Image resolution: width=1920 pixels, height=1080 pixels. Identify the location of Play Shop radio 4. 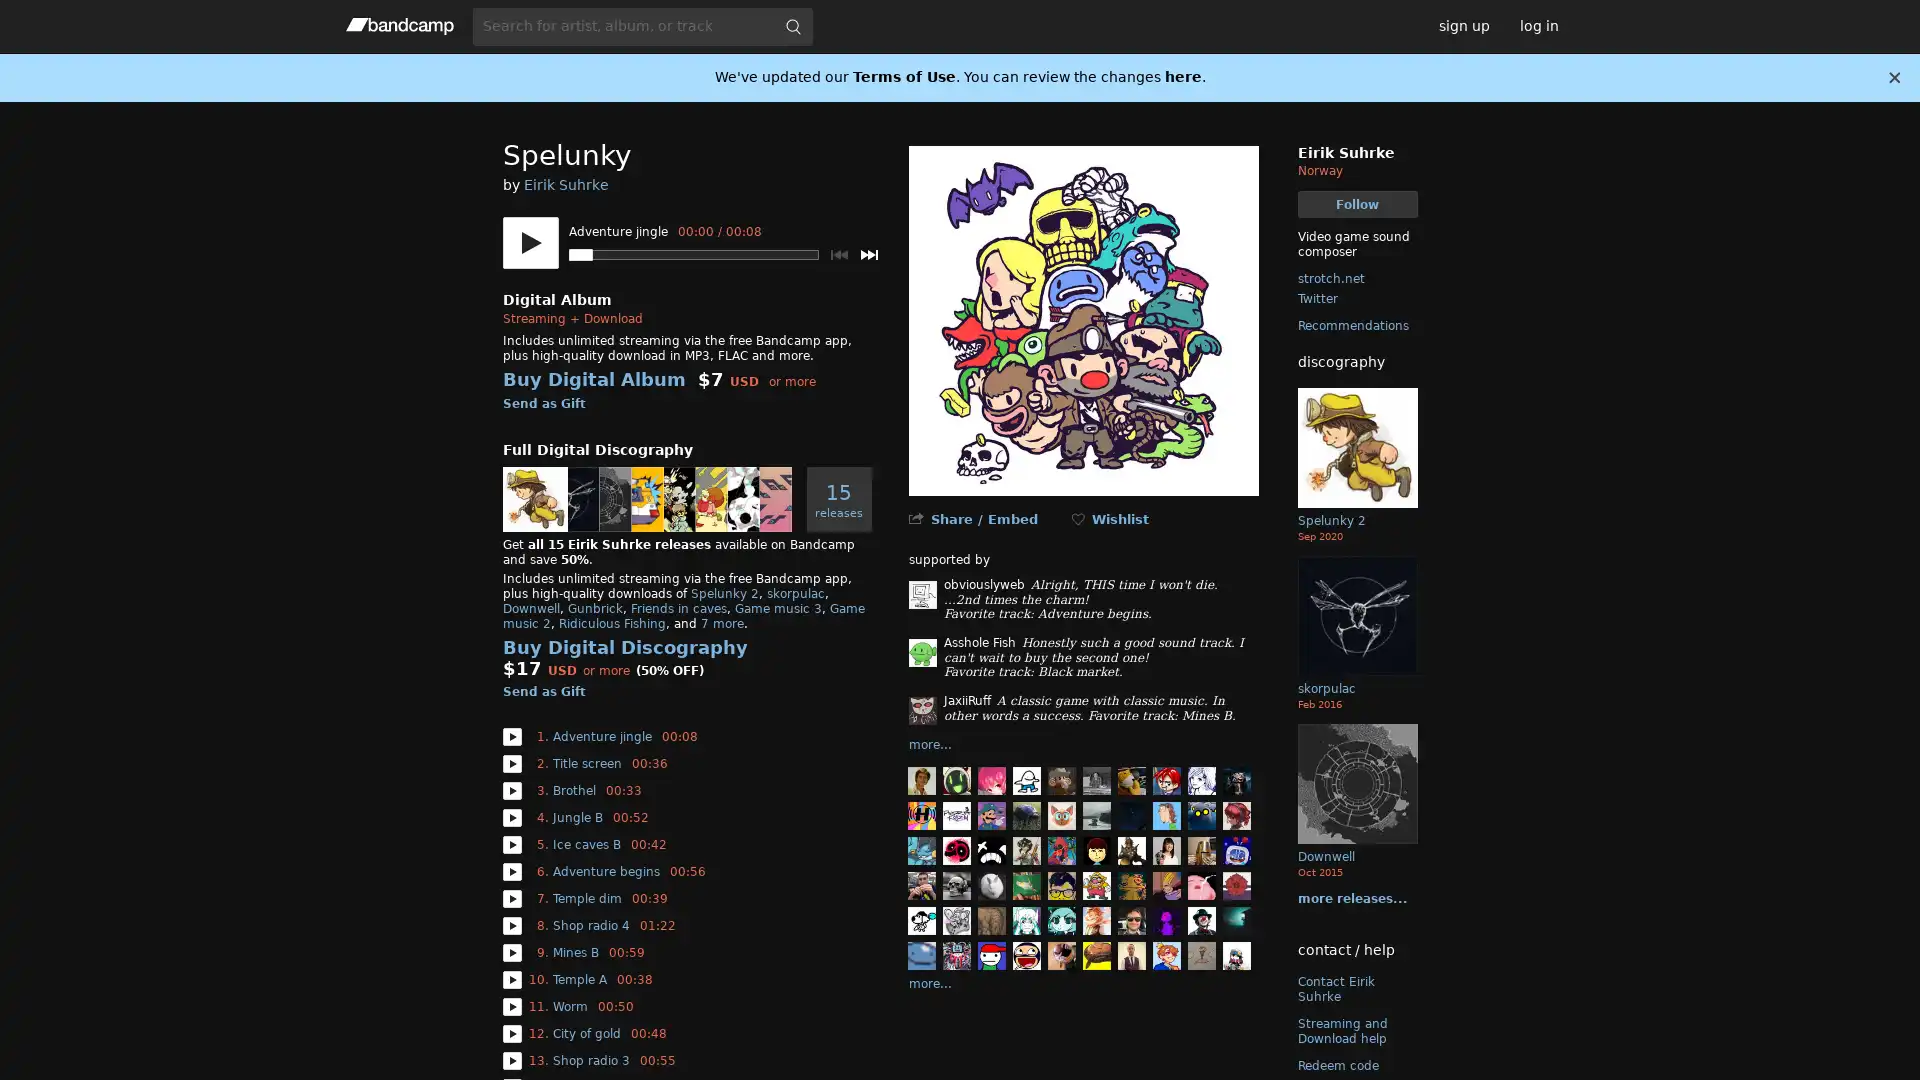
(511, 925).